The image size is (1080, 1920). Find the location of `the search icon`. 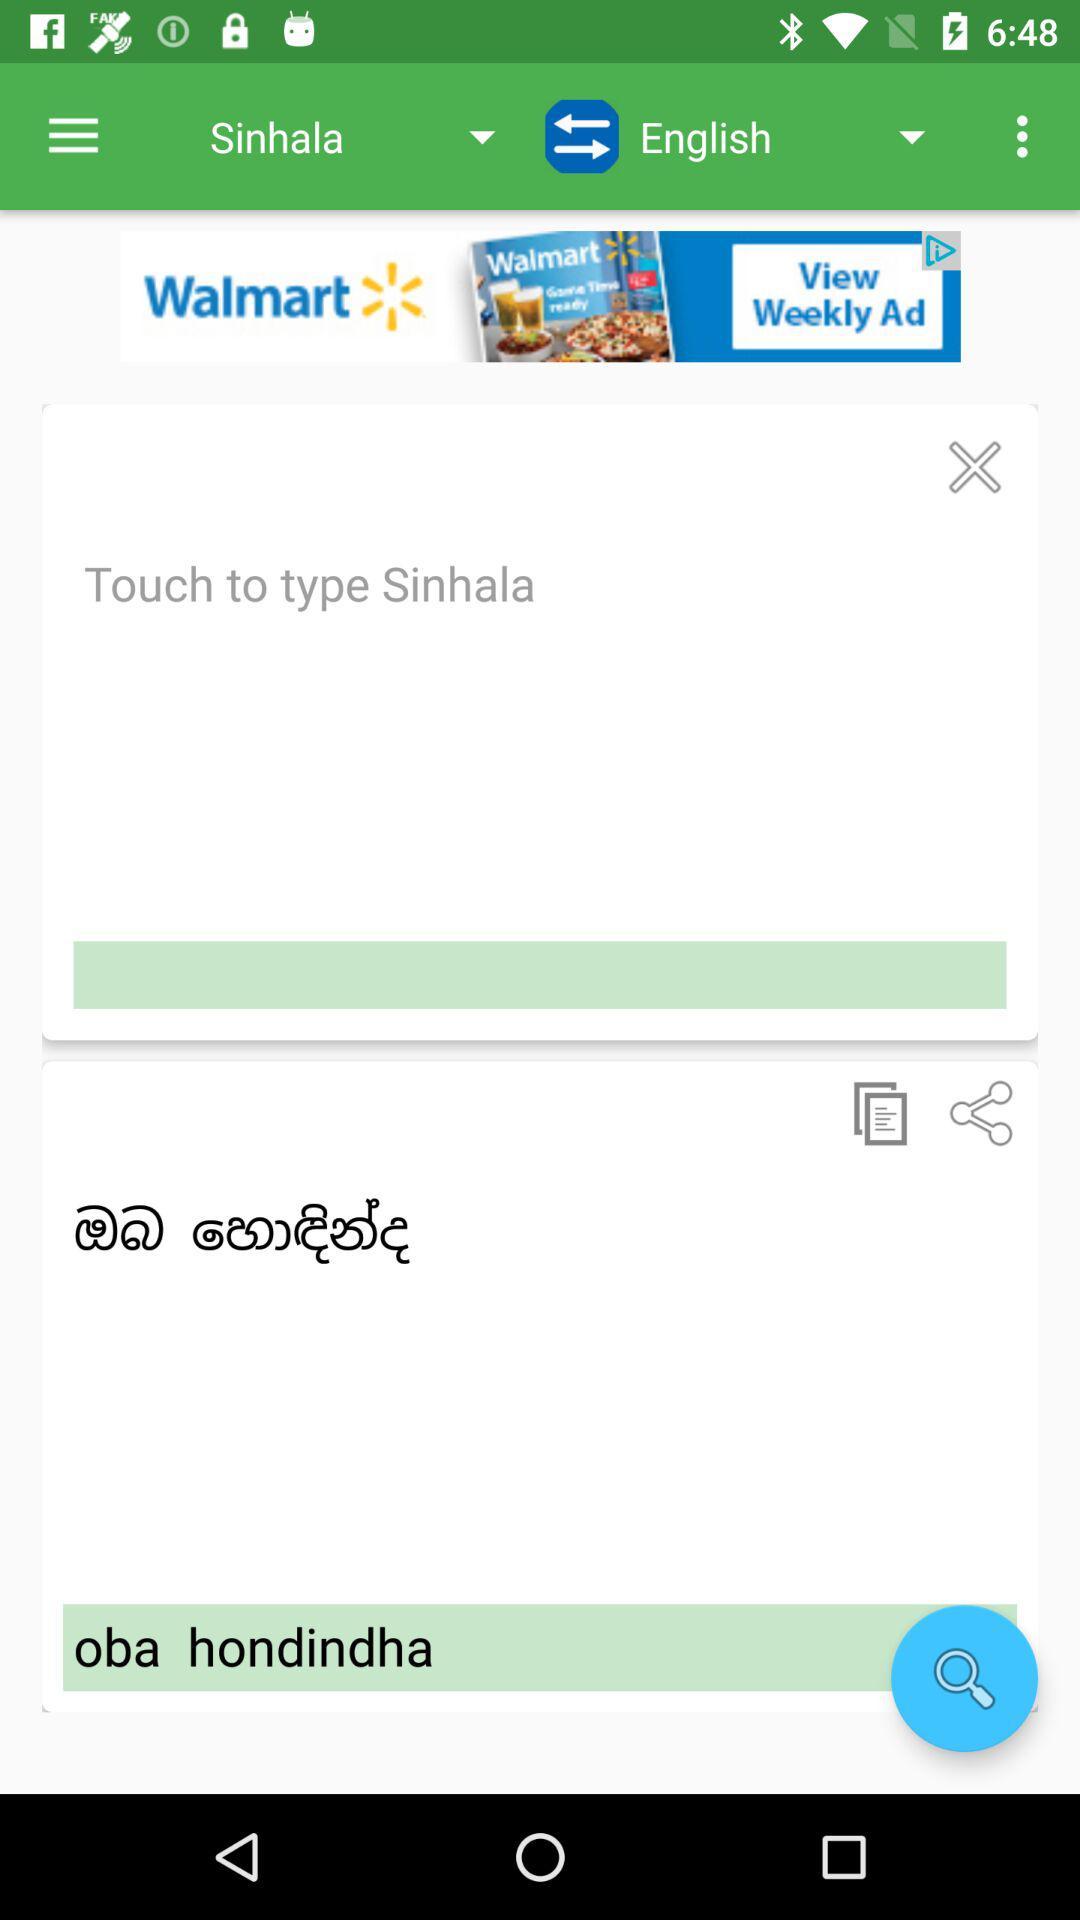

the search icon is located at coordinates (963, 1678).